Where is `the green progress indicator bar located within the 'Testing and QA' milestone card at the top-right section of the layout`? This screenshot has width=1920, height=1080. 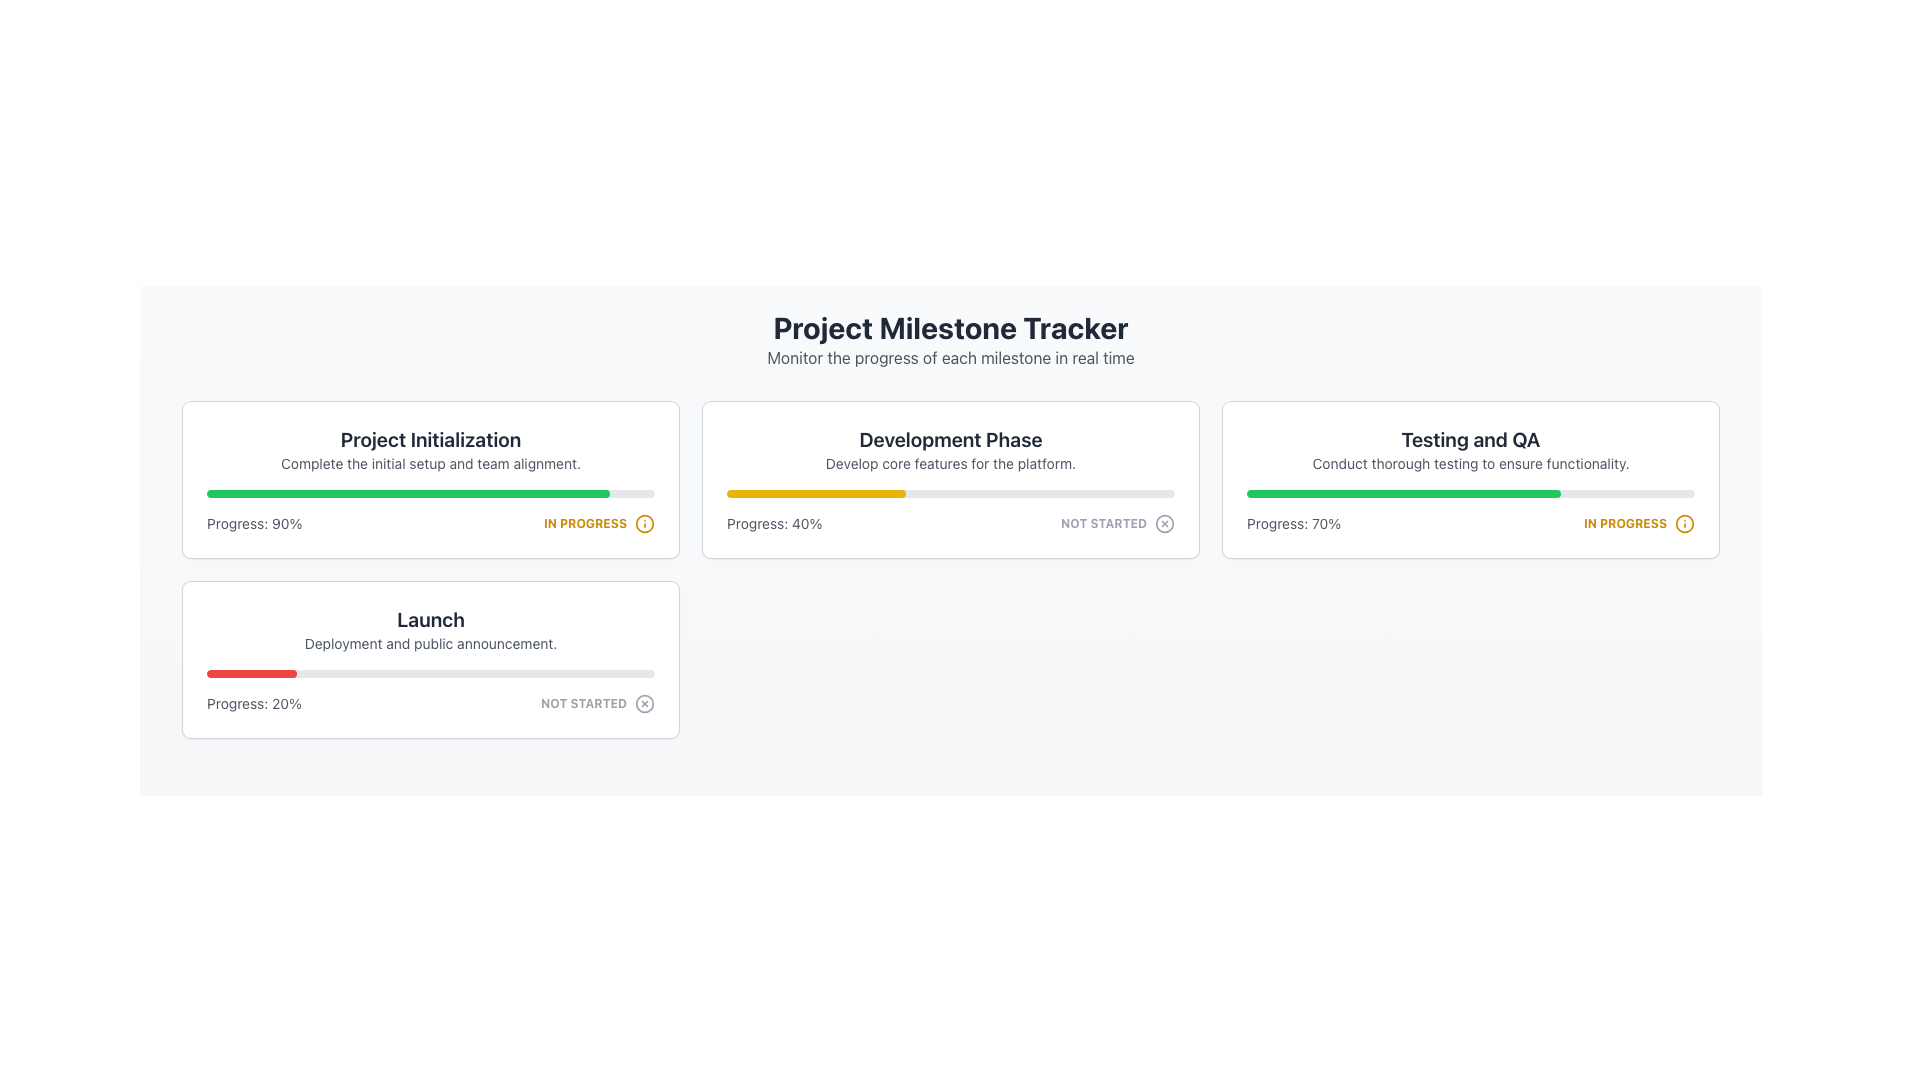
the green progress indicator bar located within the 'Testing and QA' milestone card at the top-right section of the layout is located at coordinates (407, 493).